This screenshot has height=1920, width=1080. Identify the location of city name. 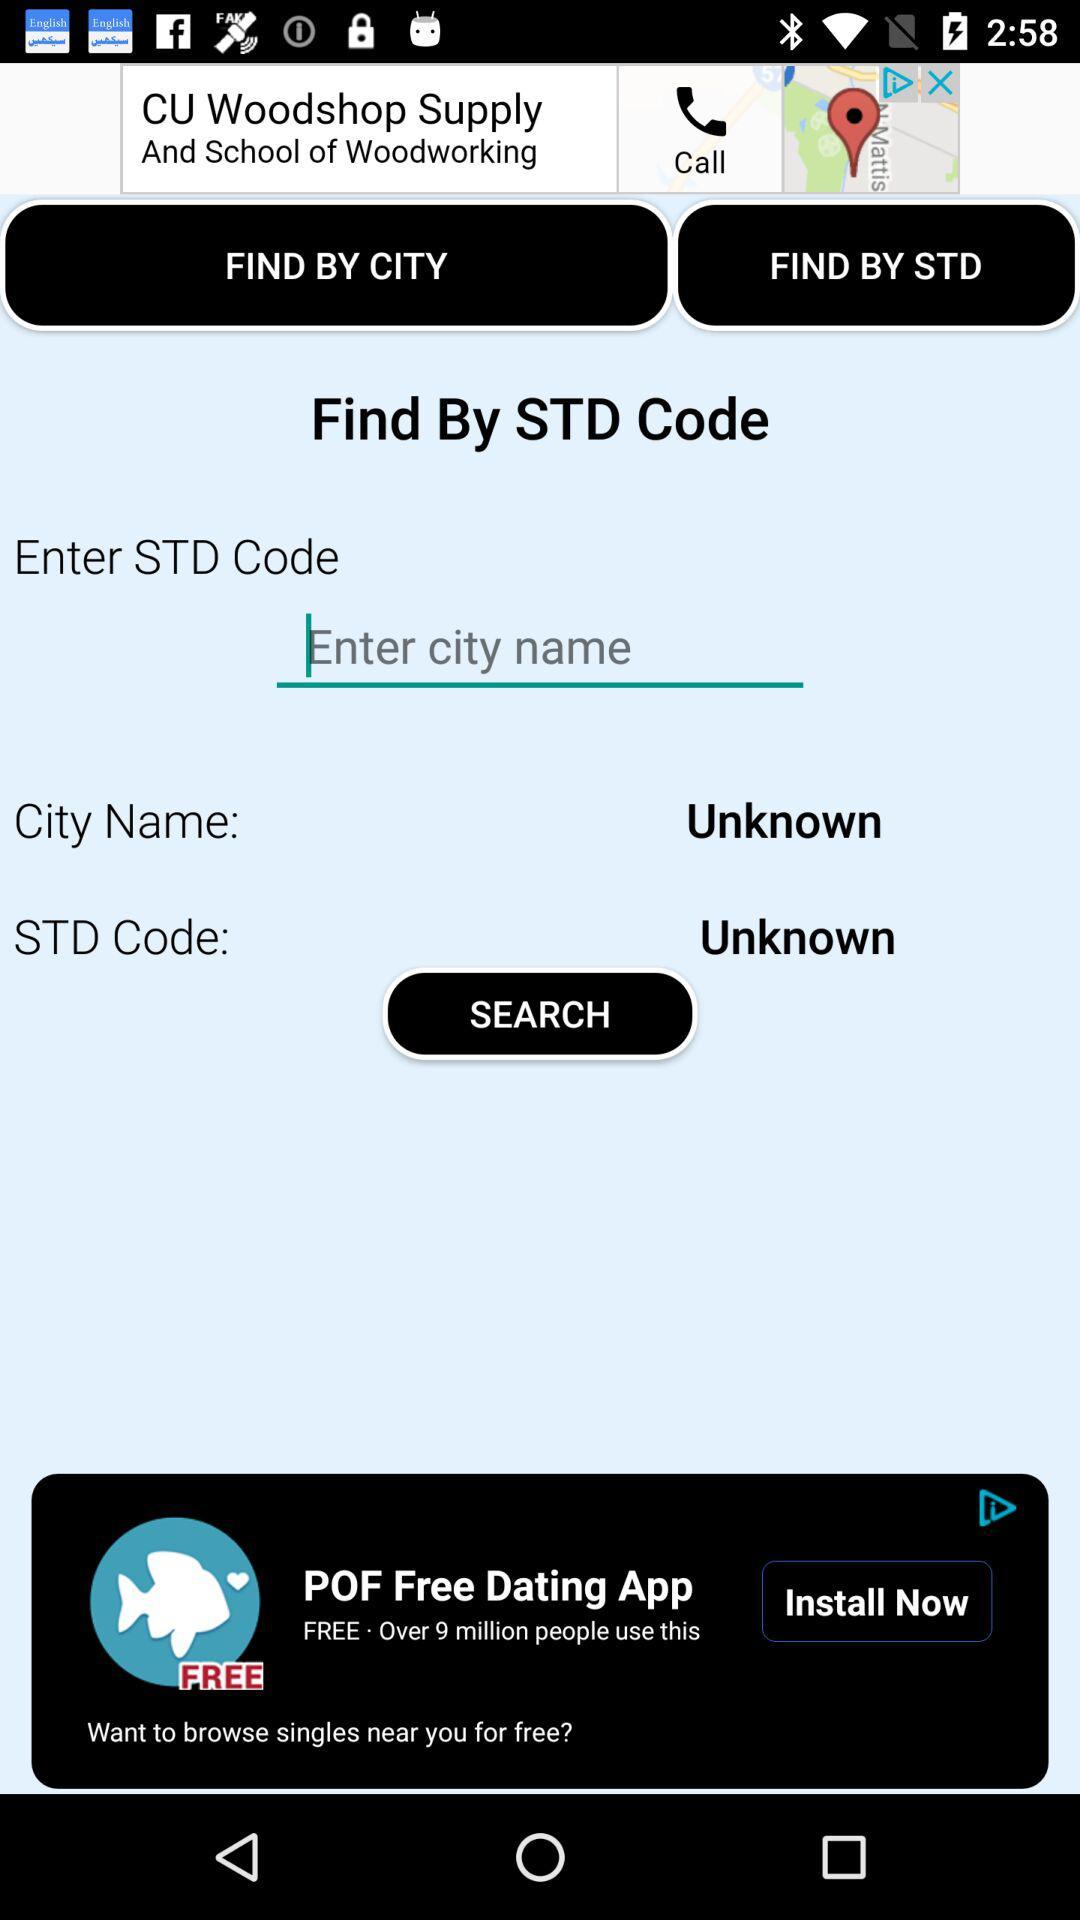
(174, 1601).